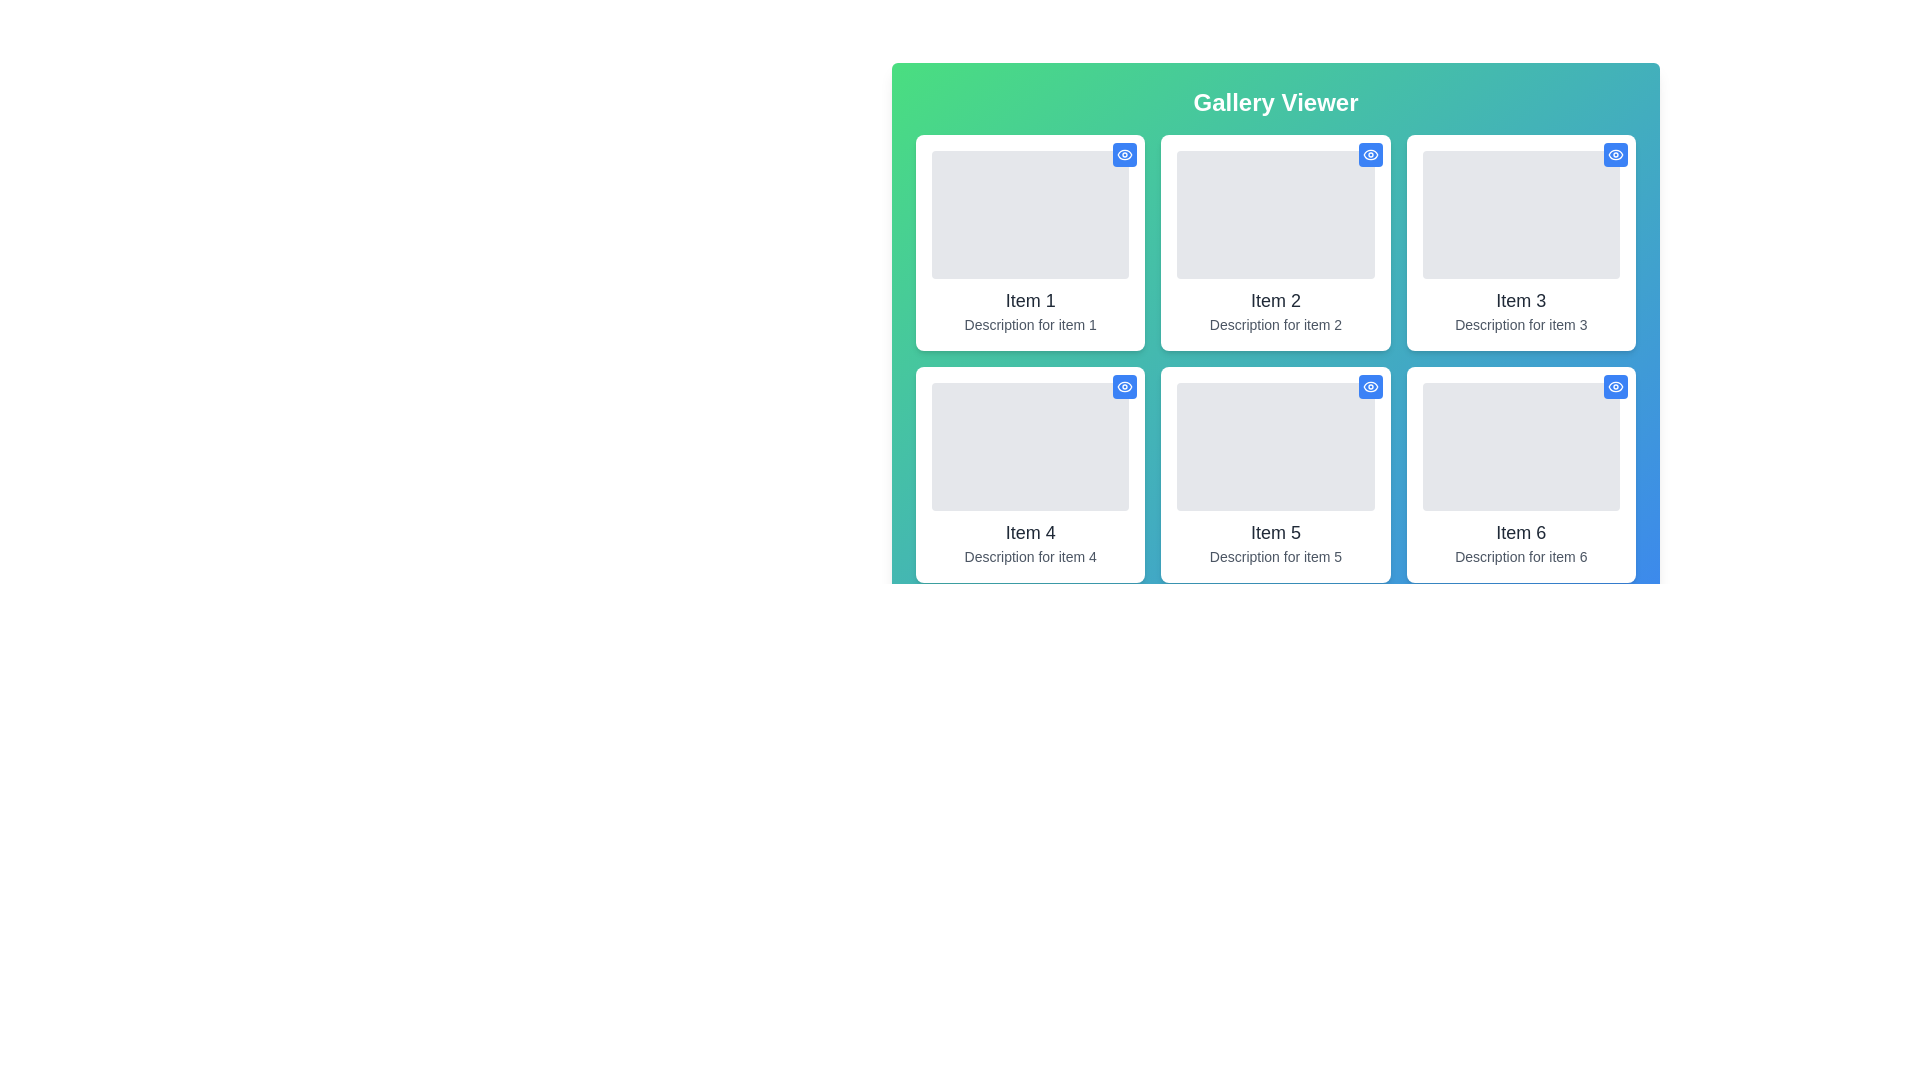 This screenshot has height=1080, width=1920. Describe the element at coordinates (1275, 474) in the screenshot. I see `title 'Item 5' and description 'Description for item 5' from the card element located in the second row and second column of the grid layout` at that location.